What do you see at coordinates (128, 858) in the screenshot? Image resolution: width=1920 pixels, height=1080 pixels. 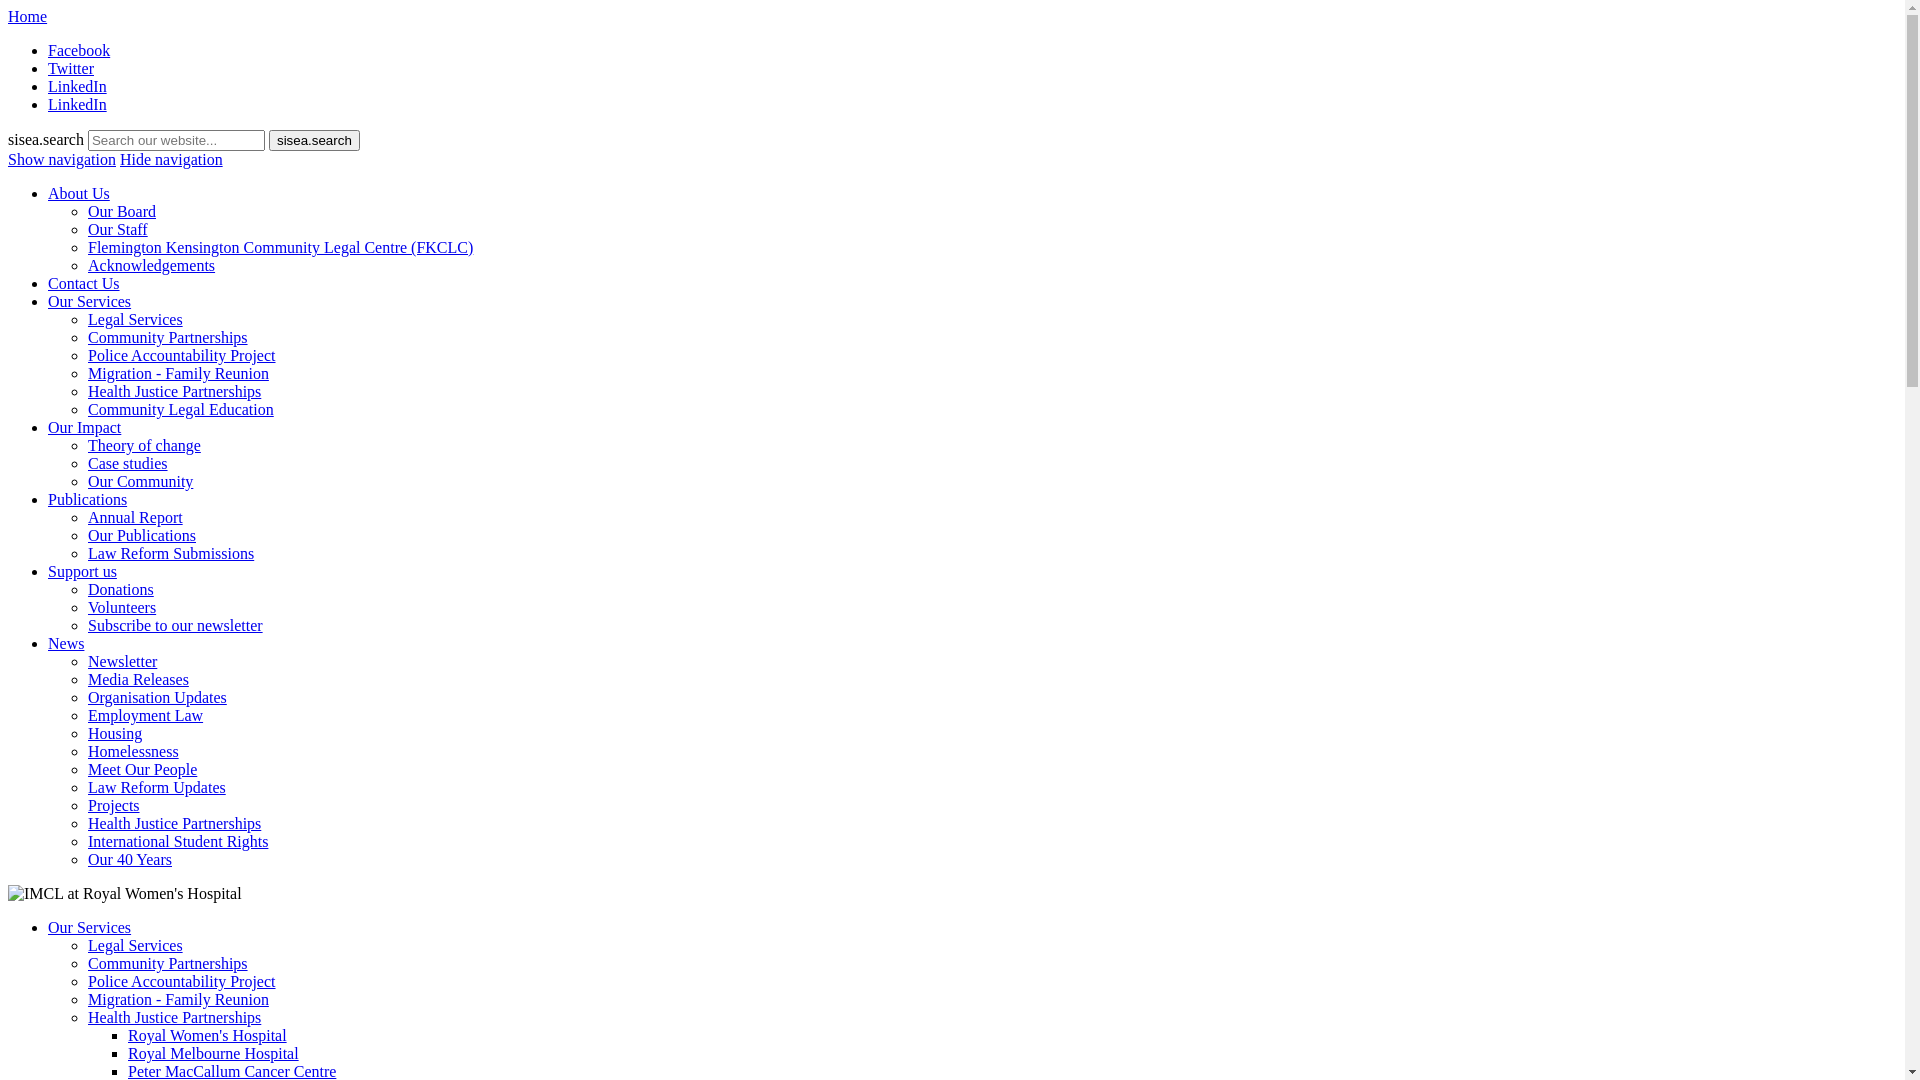 I see `'Our 40 Years'` at bounding box center [128, 858].